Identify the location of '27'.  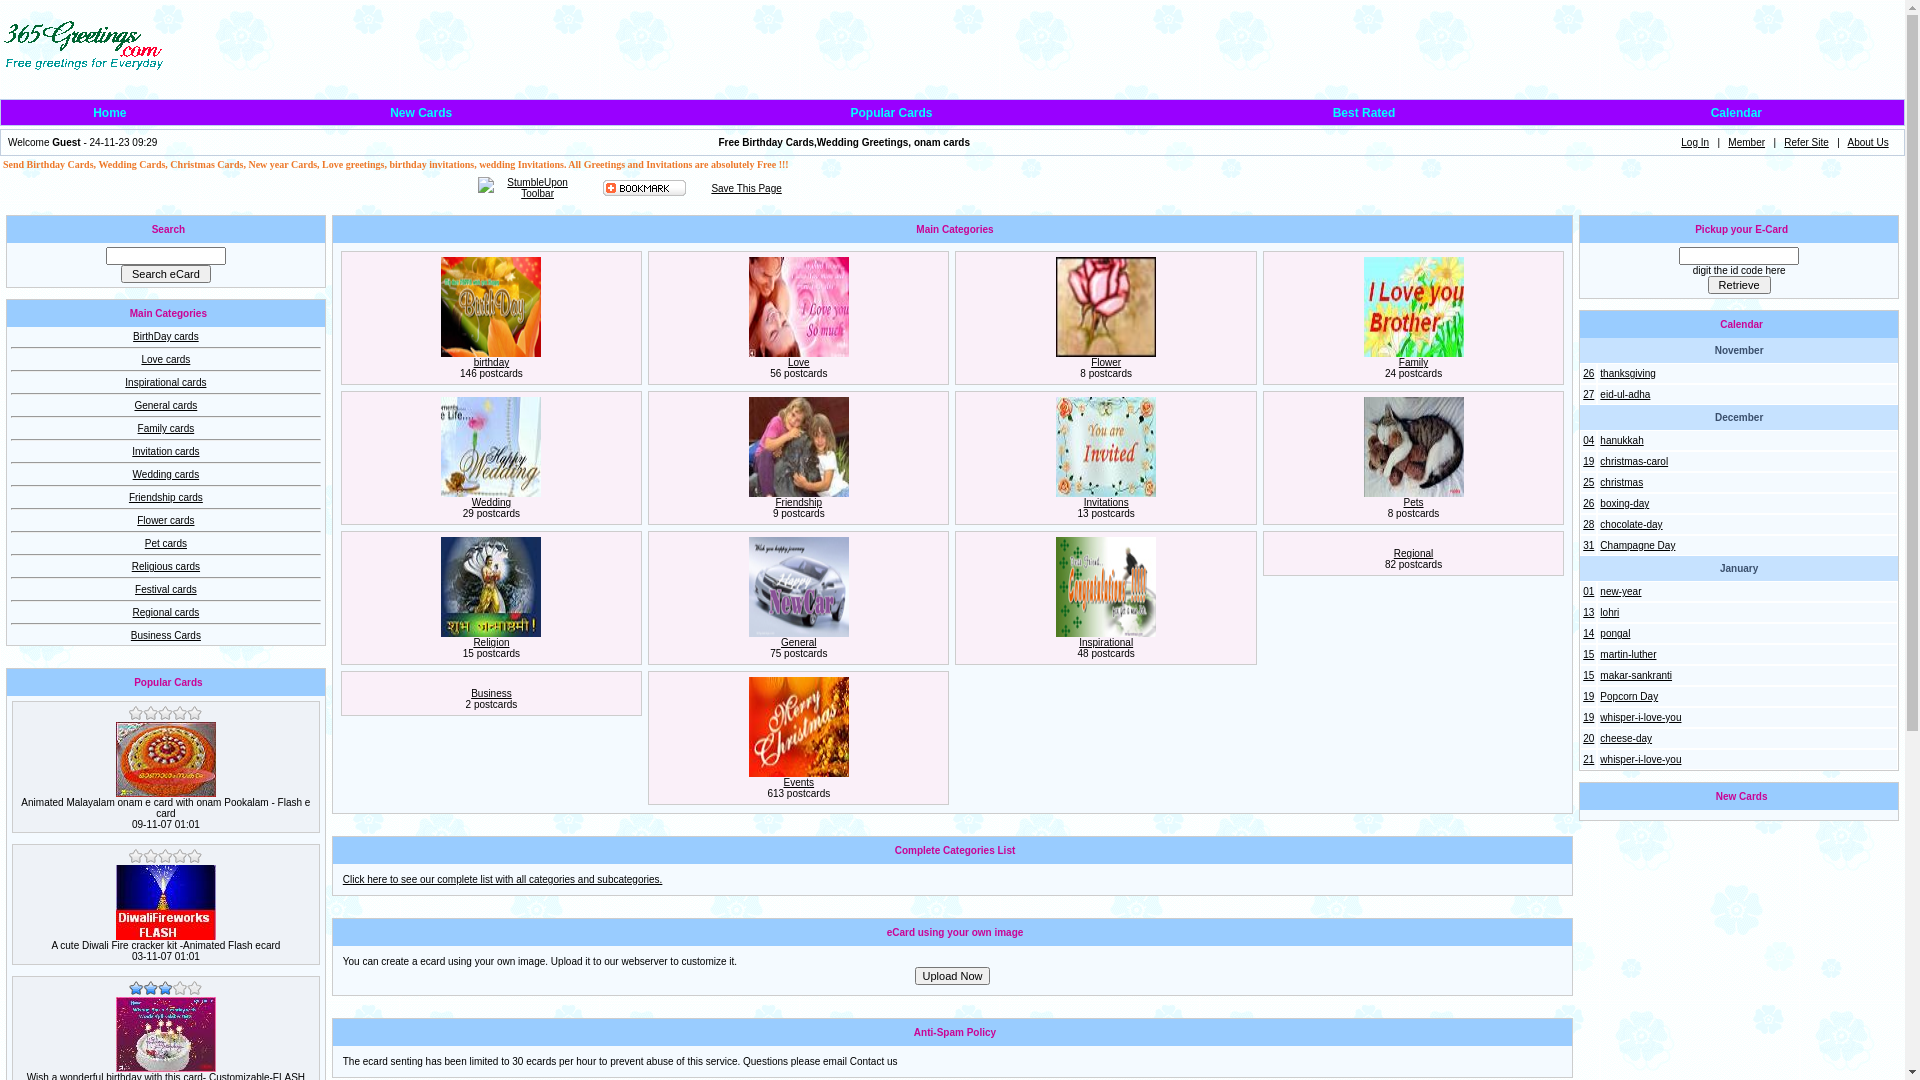
(1582, 394).